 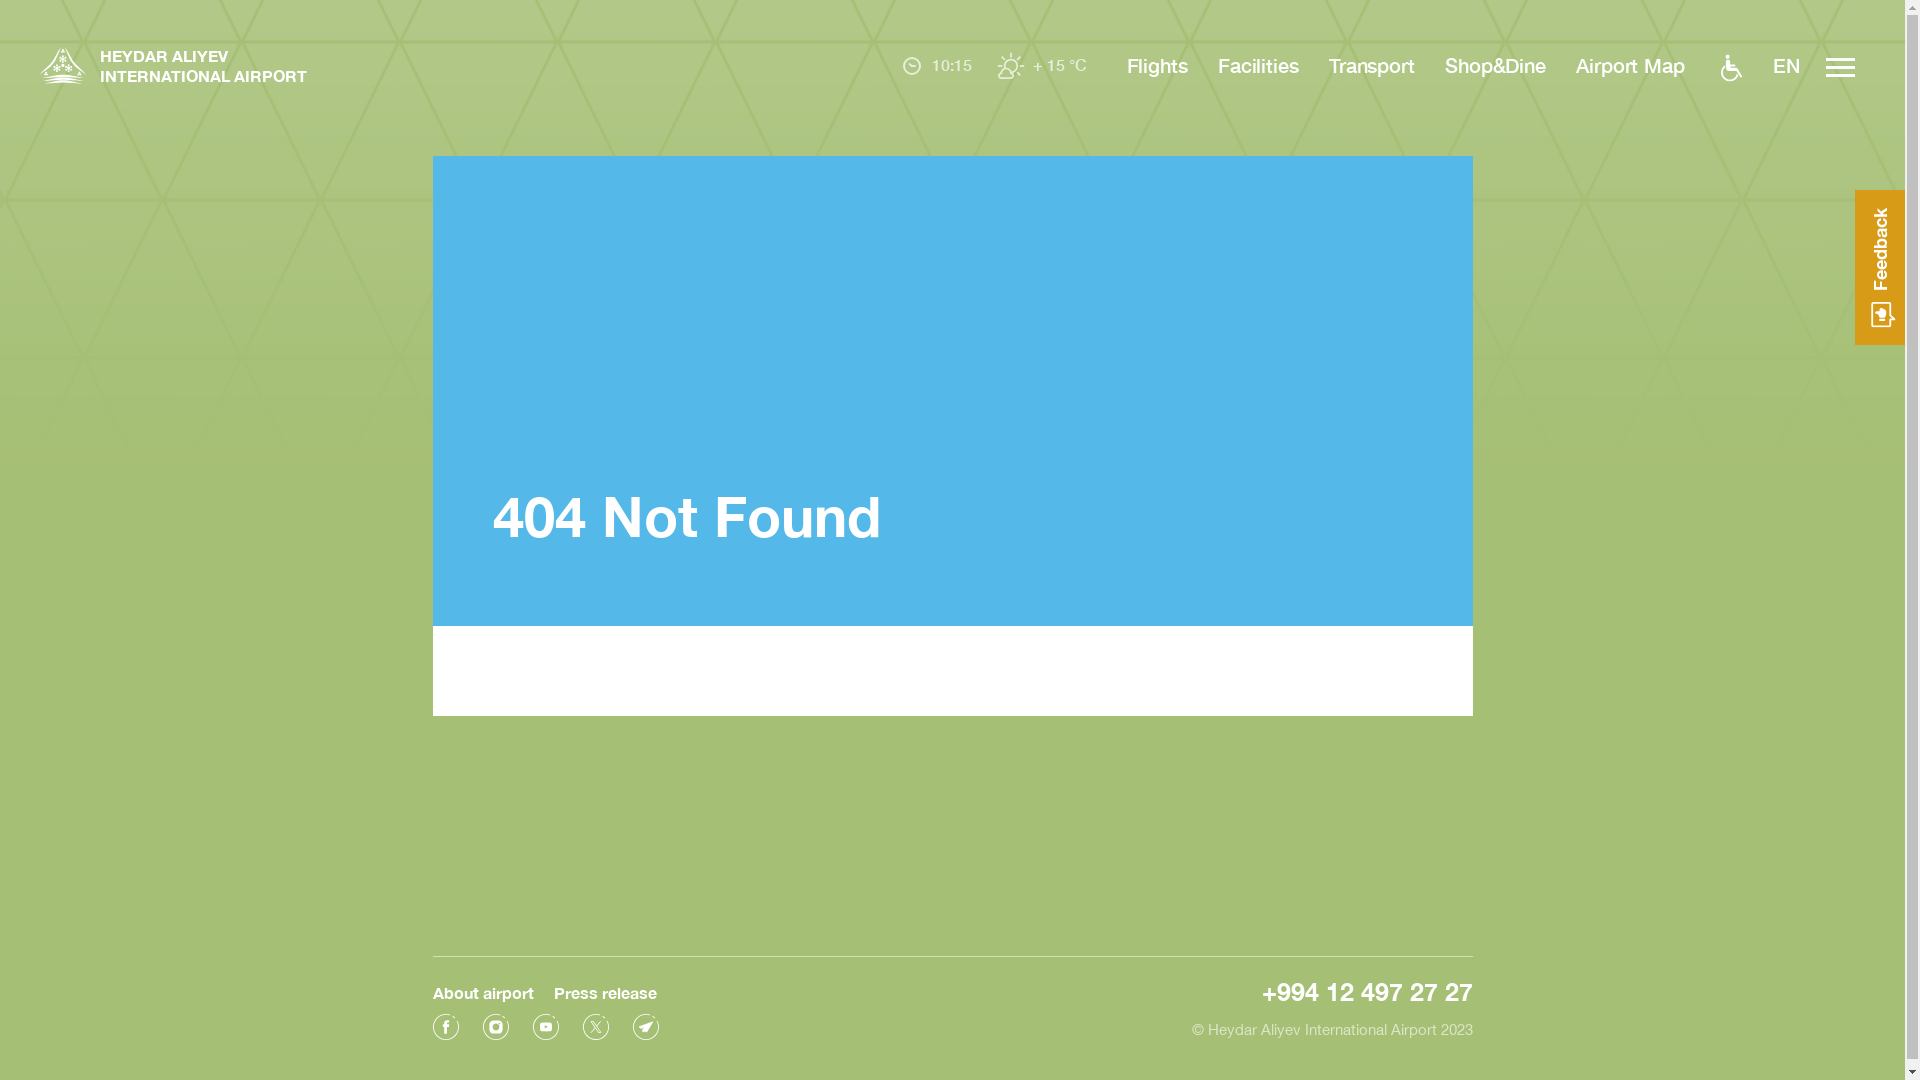 What do you see at coordinates (1879, 266) in the screenshot?
I see `'Feedback'` at bounding box center [1879, 266].